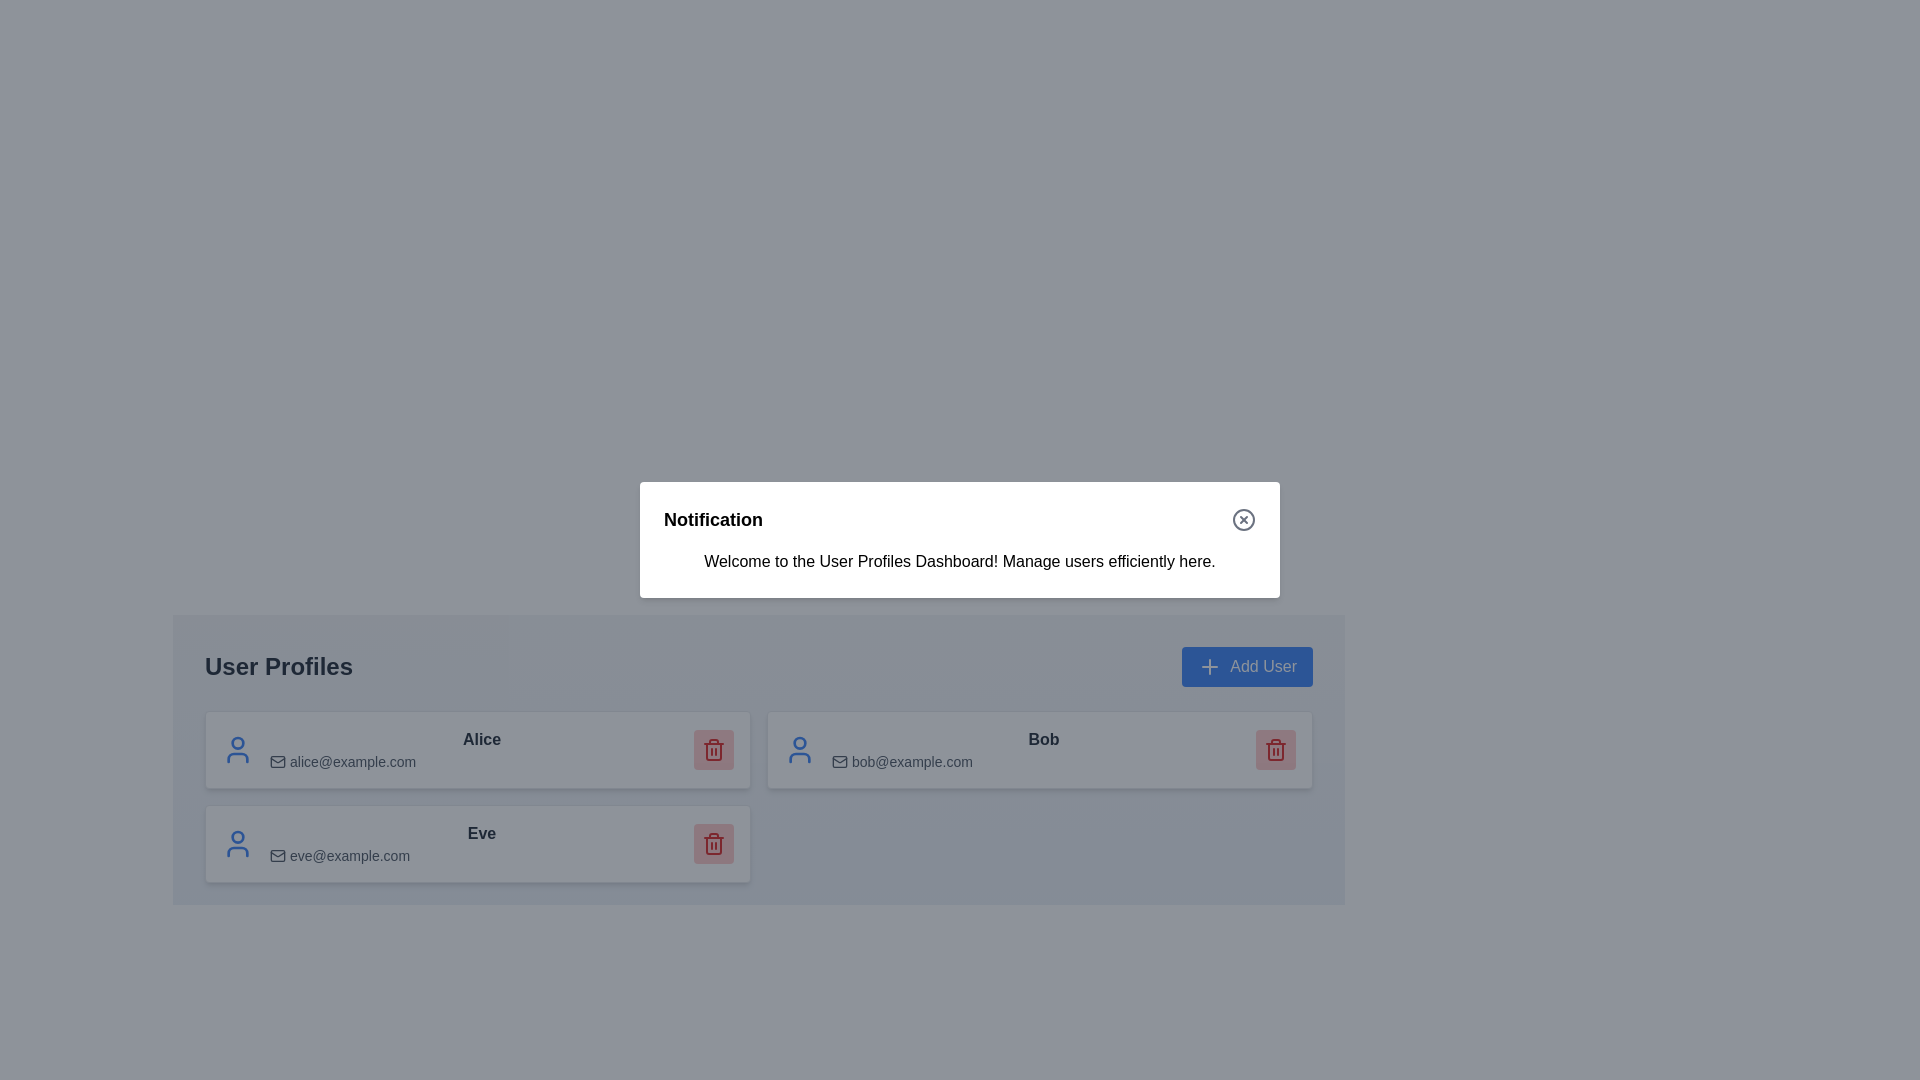 The image size is (1920, 1080). Describe the element at coordinates (1242, 519) in the screenshot. I see `the Close button located in the top-right corner of the notification modal` at that location.